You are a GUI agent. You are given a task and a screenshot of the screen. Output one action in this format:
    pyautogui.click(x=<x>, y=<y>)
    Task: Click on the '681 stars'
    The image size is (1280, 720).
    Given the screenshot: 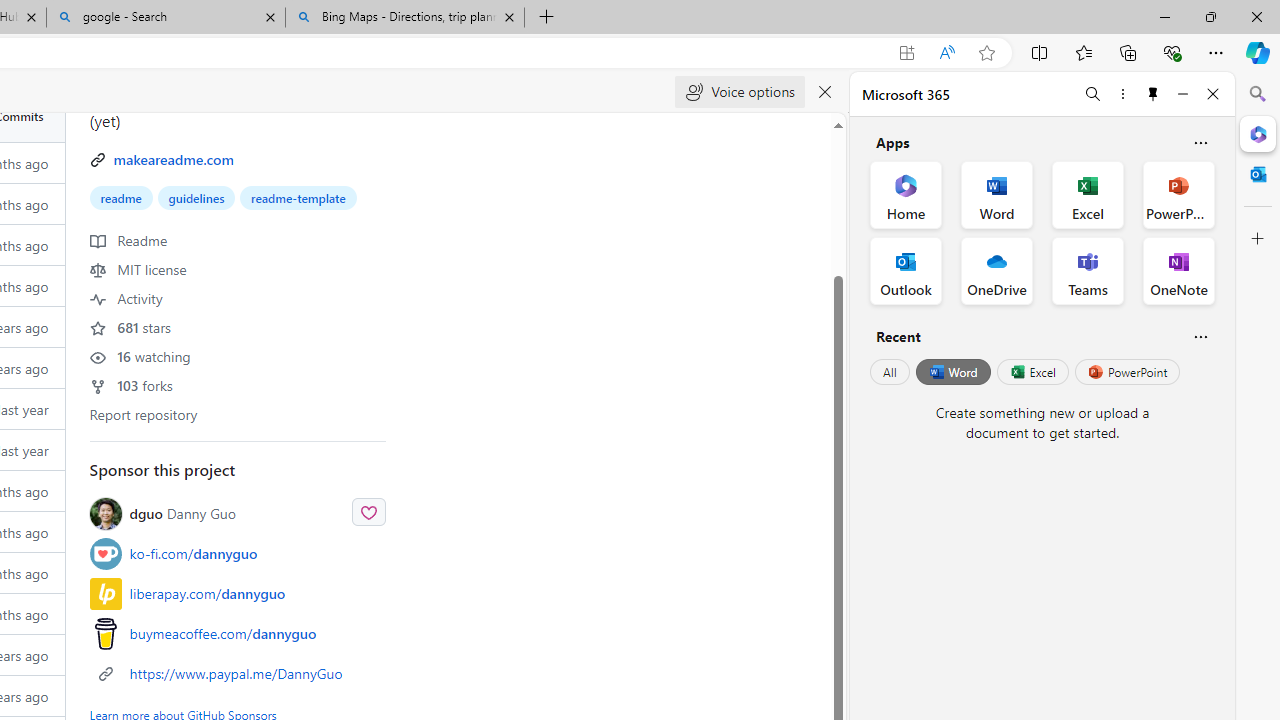 What is the action you would take?
    pyautogui.click(x=129, y=325)
    